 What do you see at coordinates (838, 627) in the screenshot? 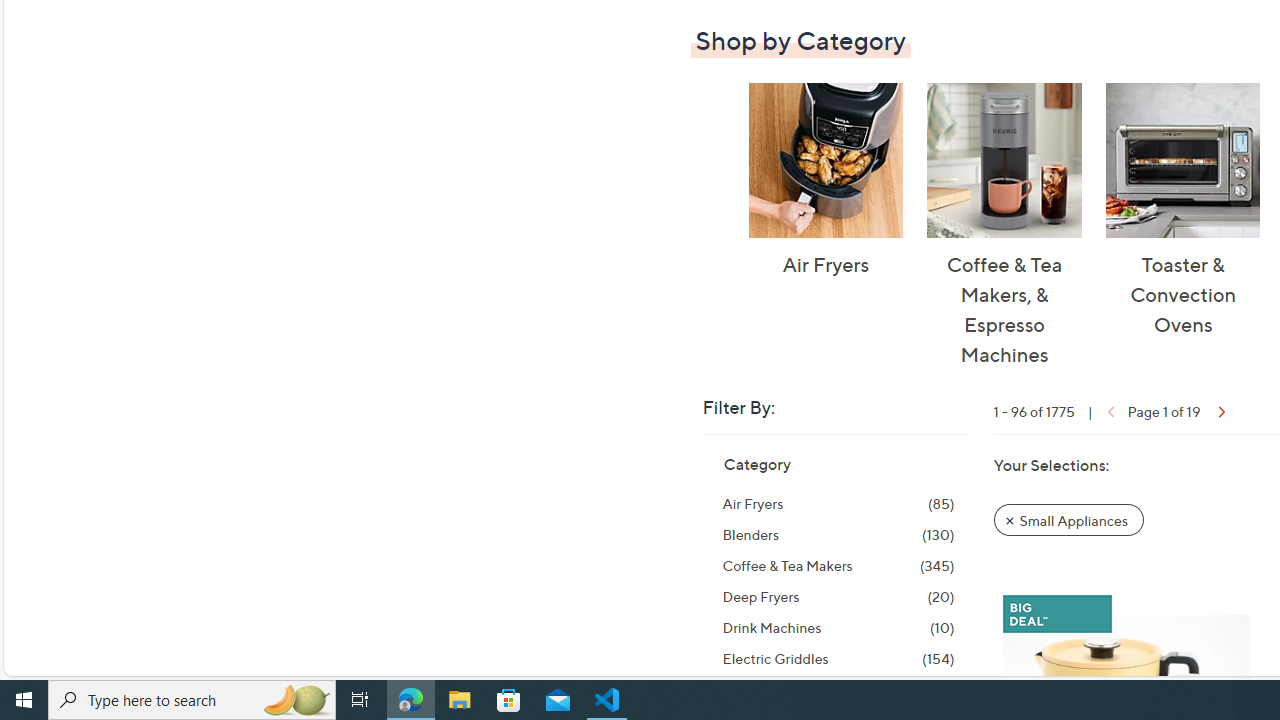
I see `'Drink Machines, 10 items'` at bounding box center [838, 627].